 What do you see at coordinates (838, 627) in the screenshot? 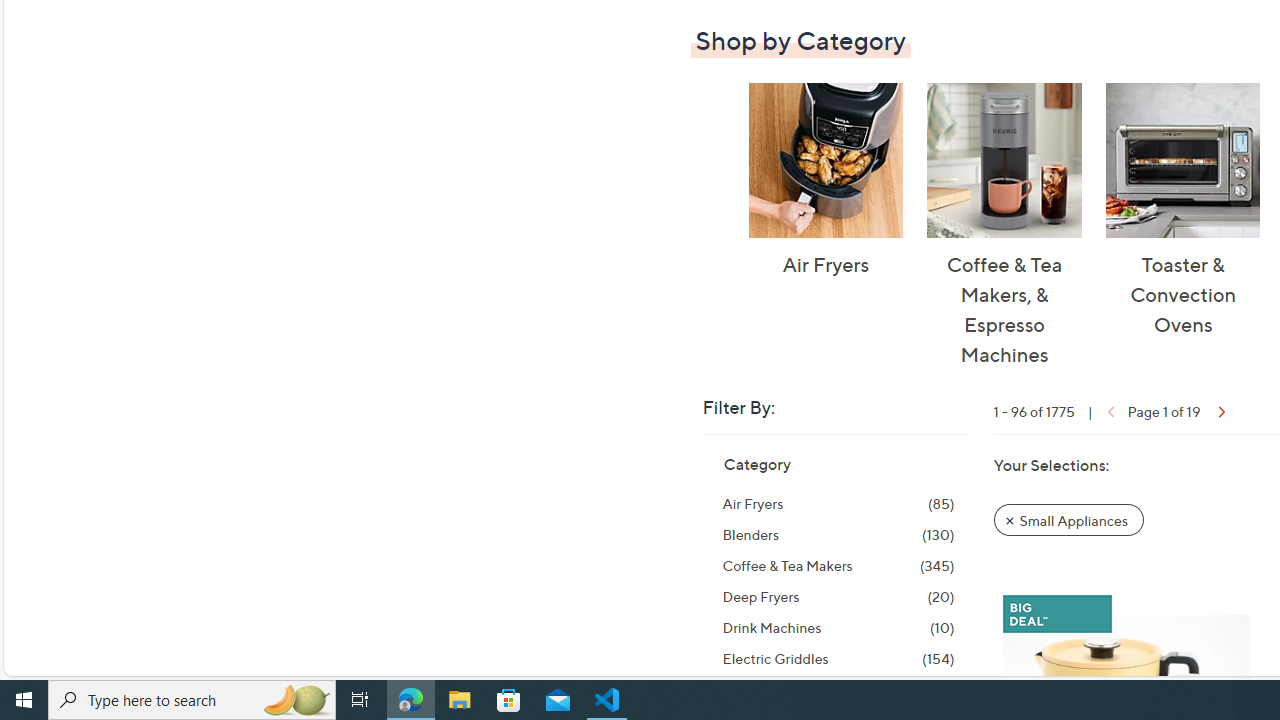
I see `'Drink Machines, 10 items'` at bounding box center [838, 627].